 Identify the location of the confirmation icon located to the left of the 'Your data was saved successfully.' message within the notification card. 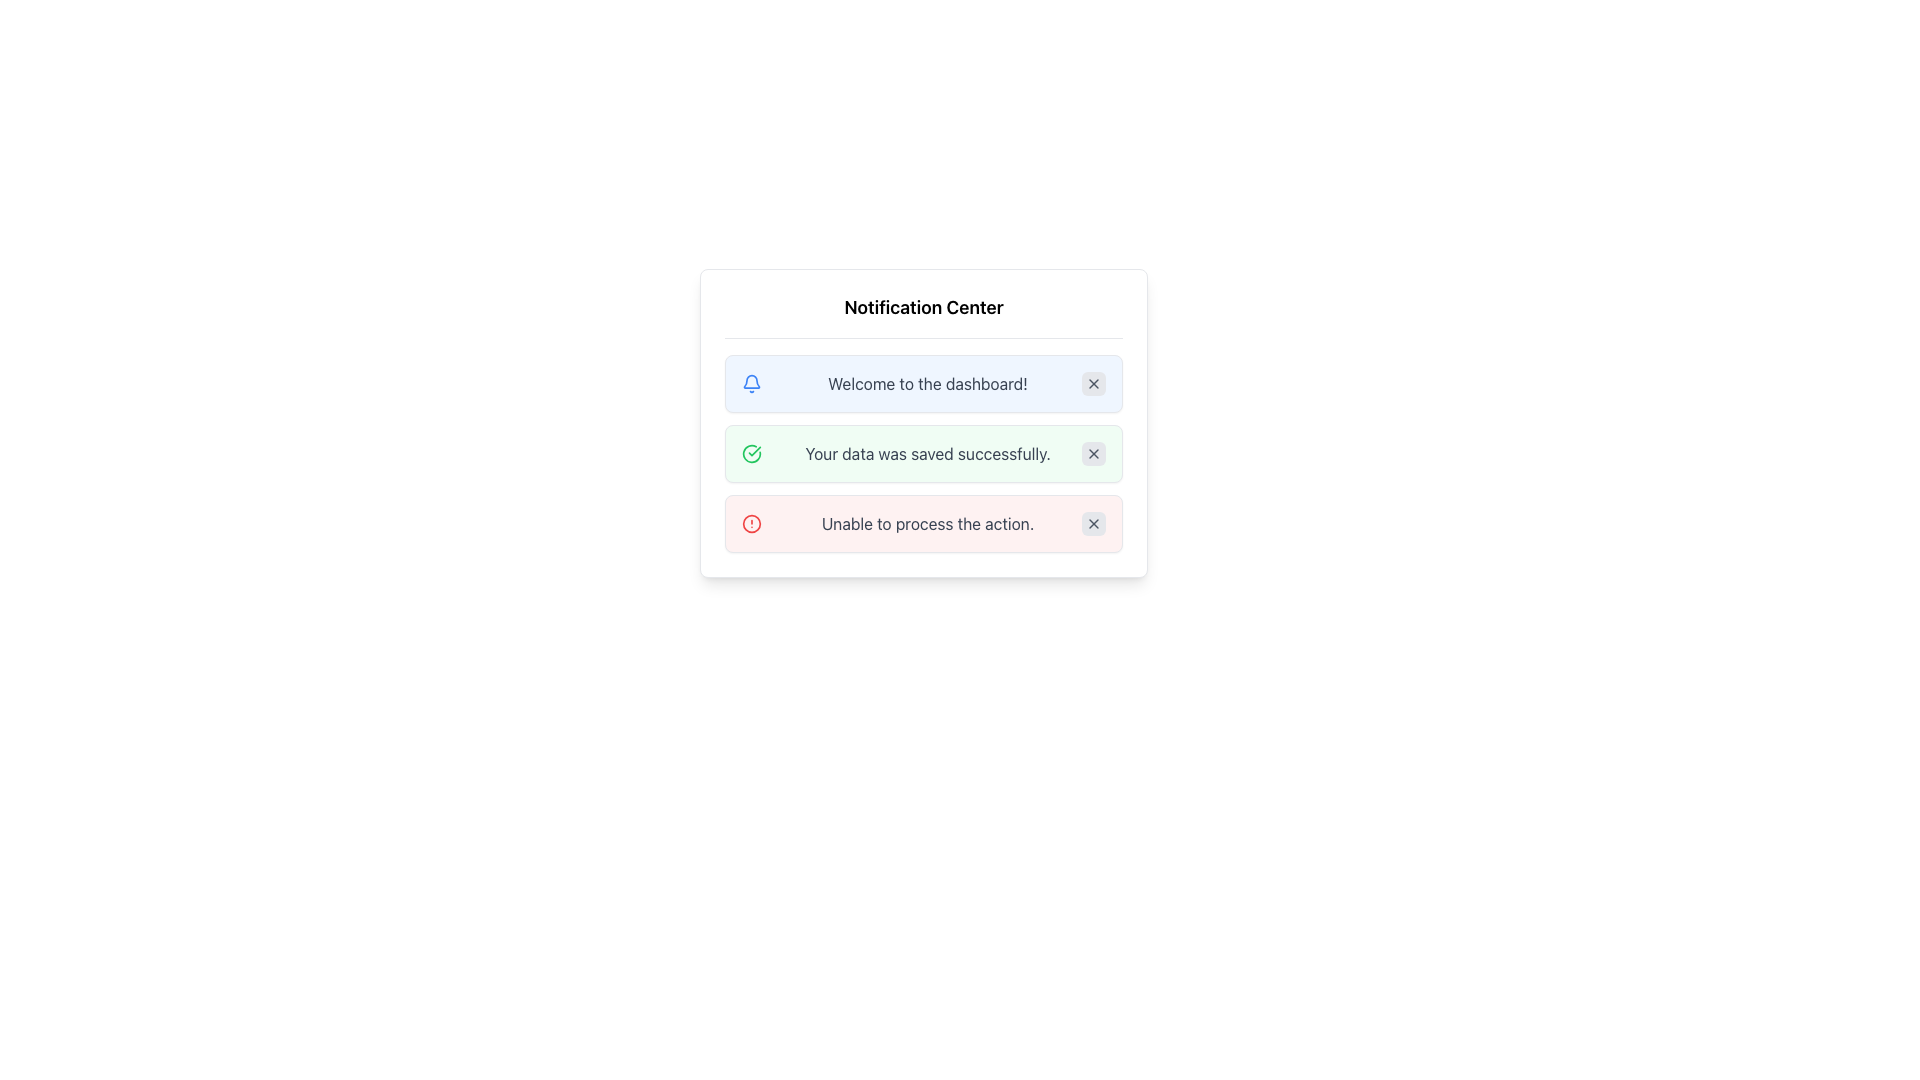
(751, 454).